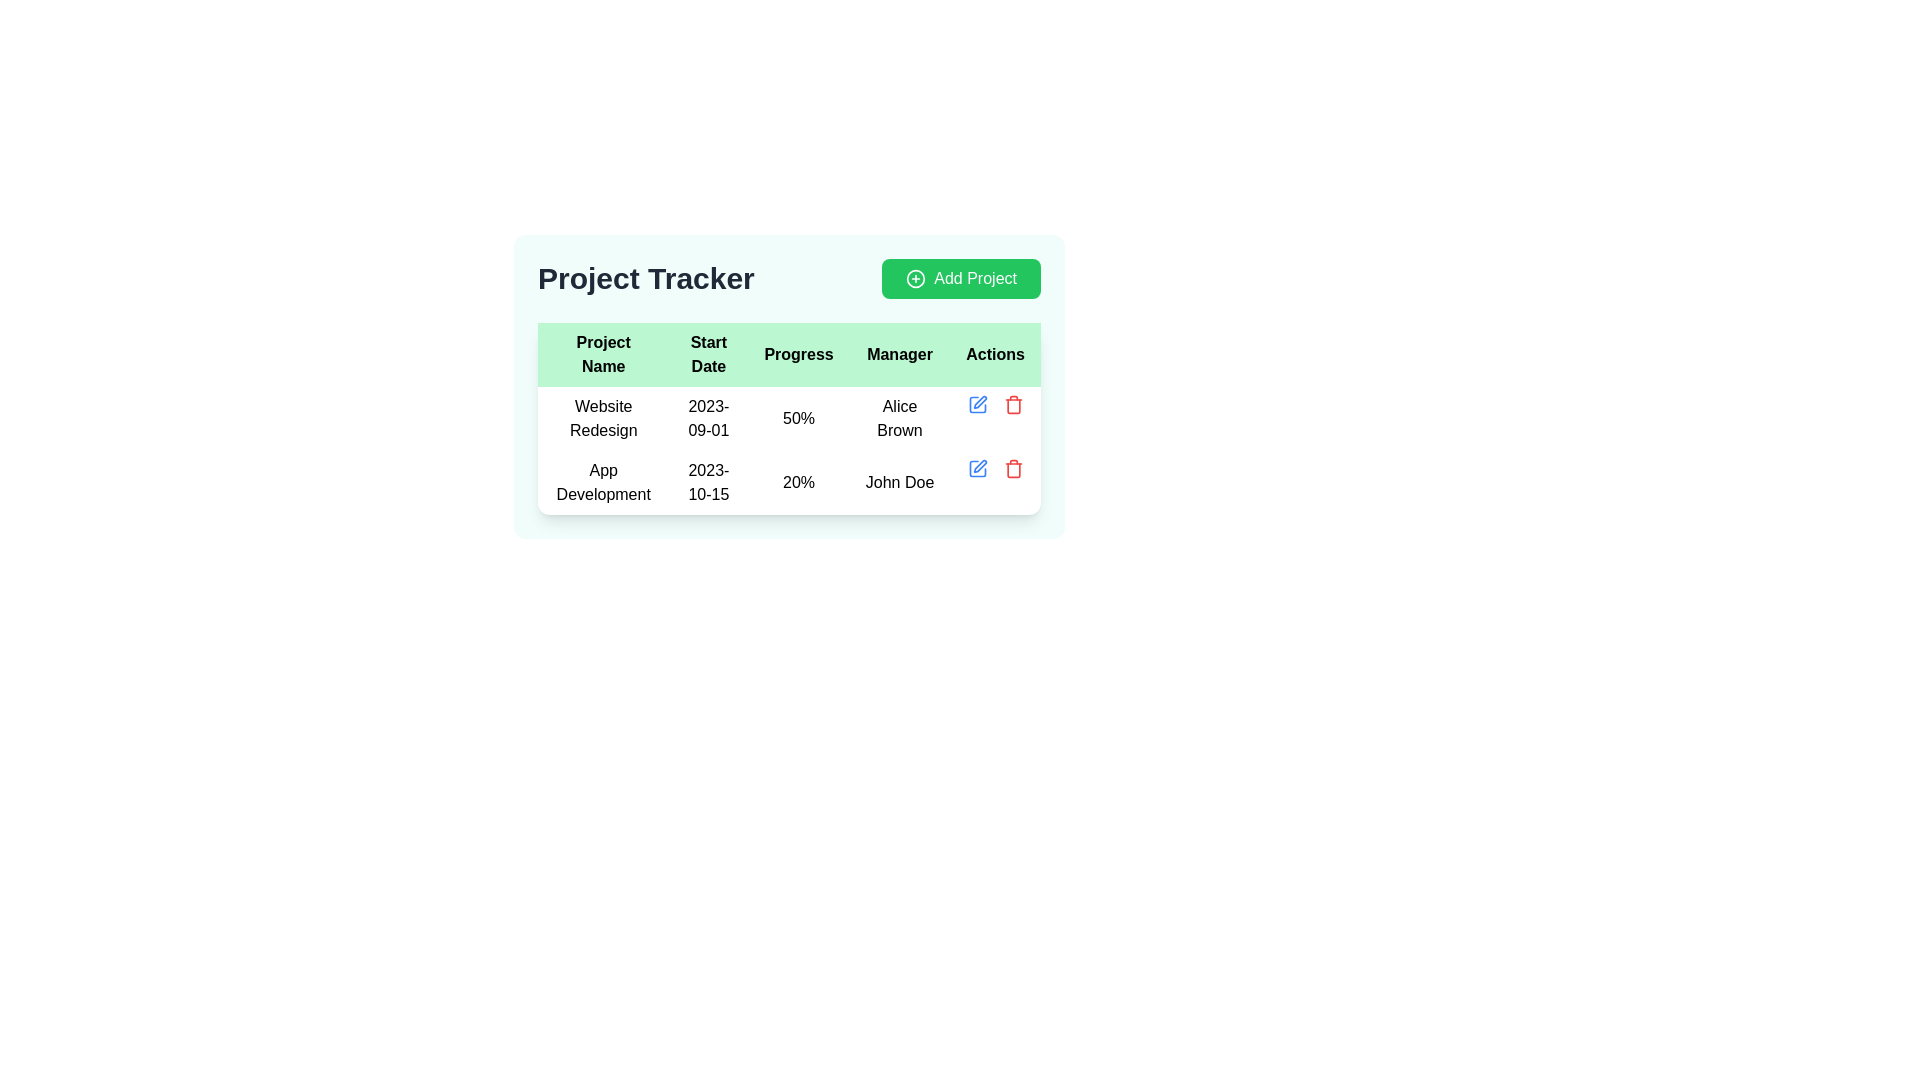 Image resolution: width=1920 pixels, height=1080 pixels. Describe the element at coordinates (980, 402) in the screenshot. I see `the edit icon in the 'Actions' column of the table corresponding to the 'App Development' project` at that location.